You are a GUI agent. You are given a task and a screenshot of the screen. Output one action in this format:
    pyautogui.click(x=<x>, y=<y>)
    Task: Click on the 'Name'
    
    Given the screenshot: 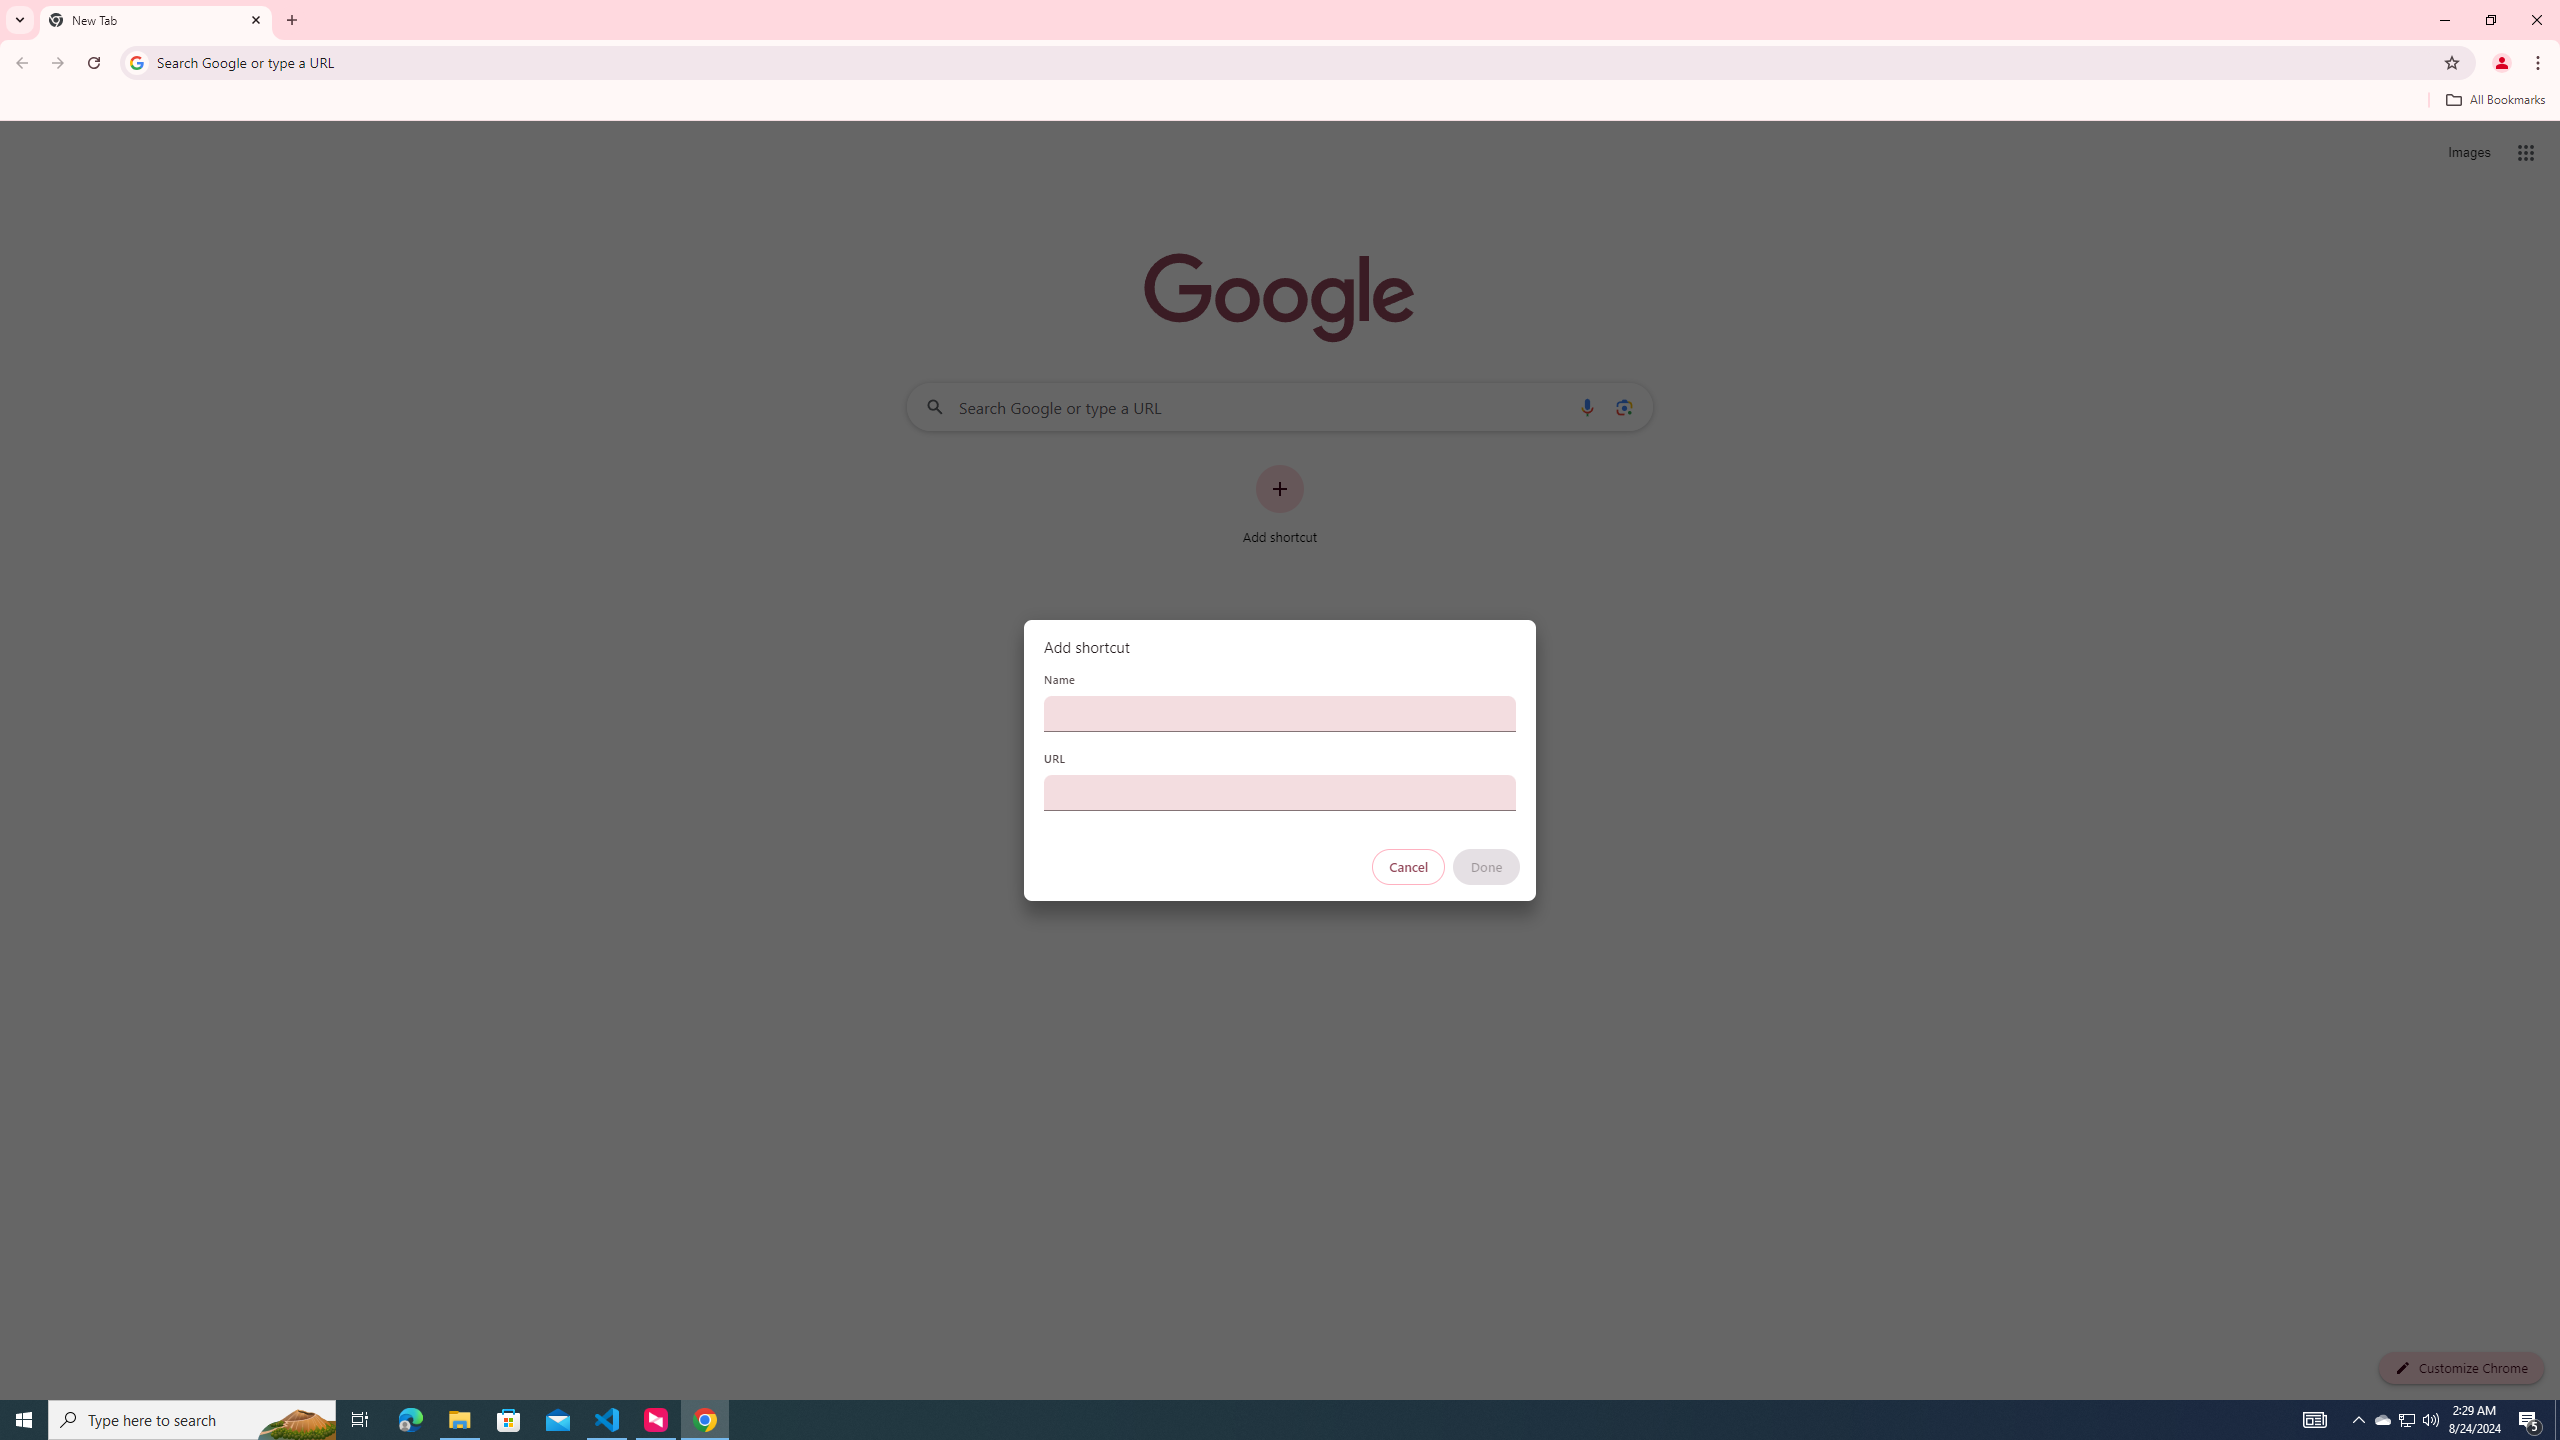 What is the action you would take?
    pyautogui.click(x=1280, y=712)
    